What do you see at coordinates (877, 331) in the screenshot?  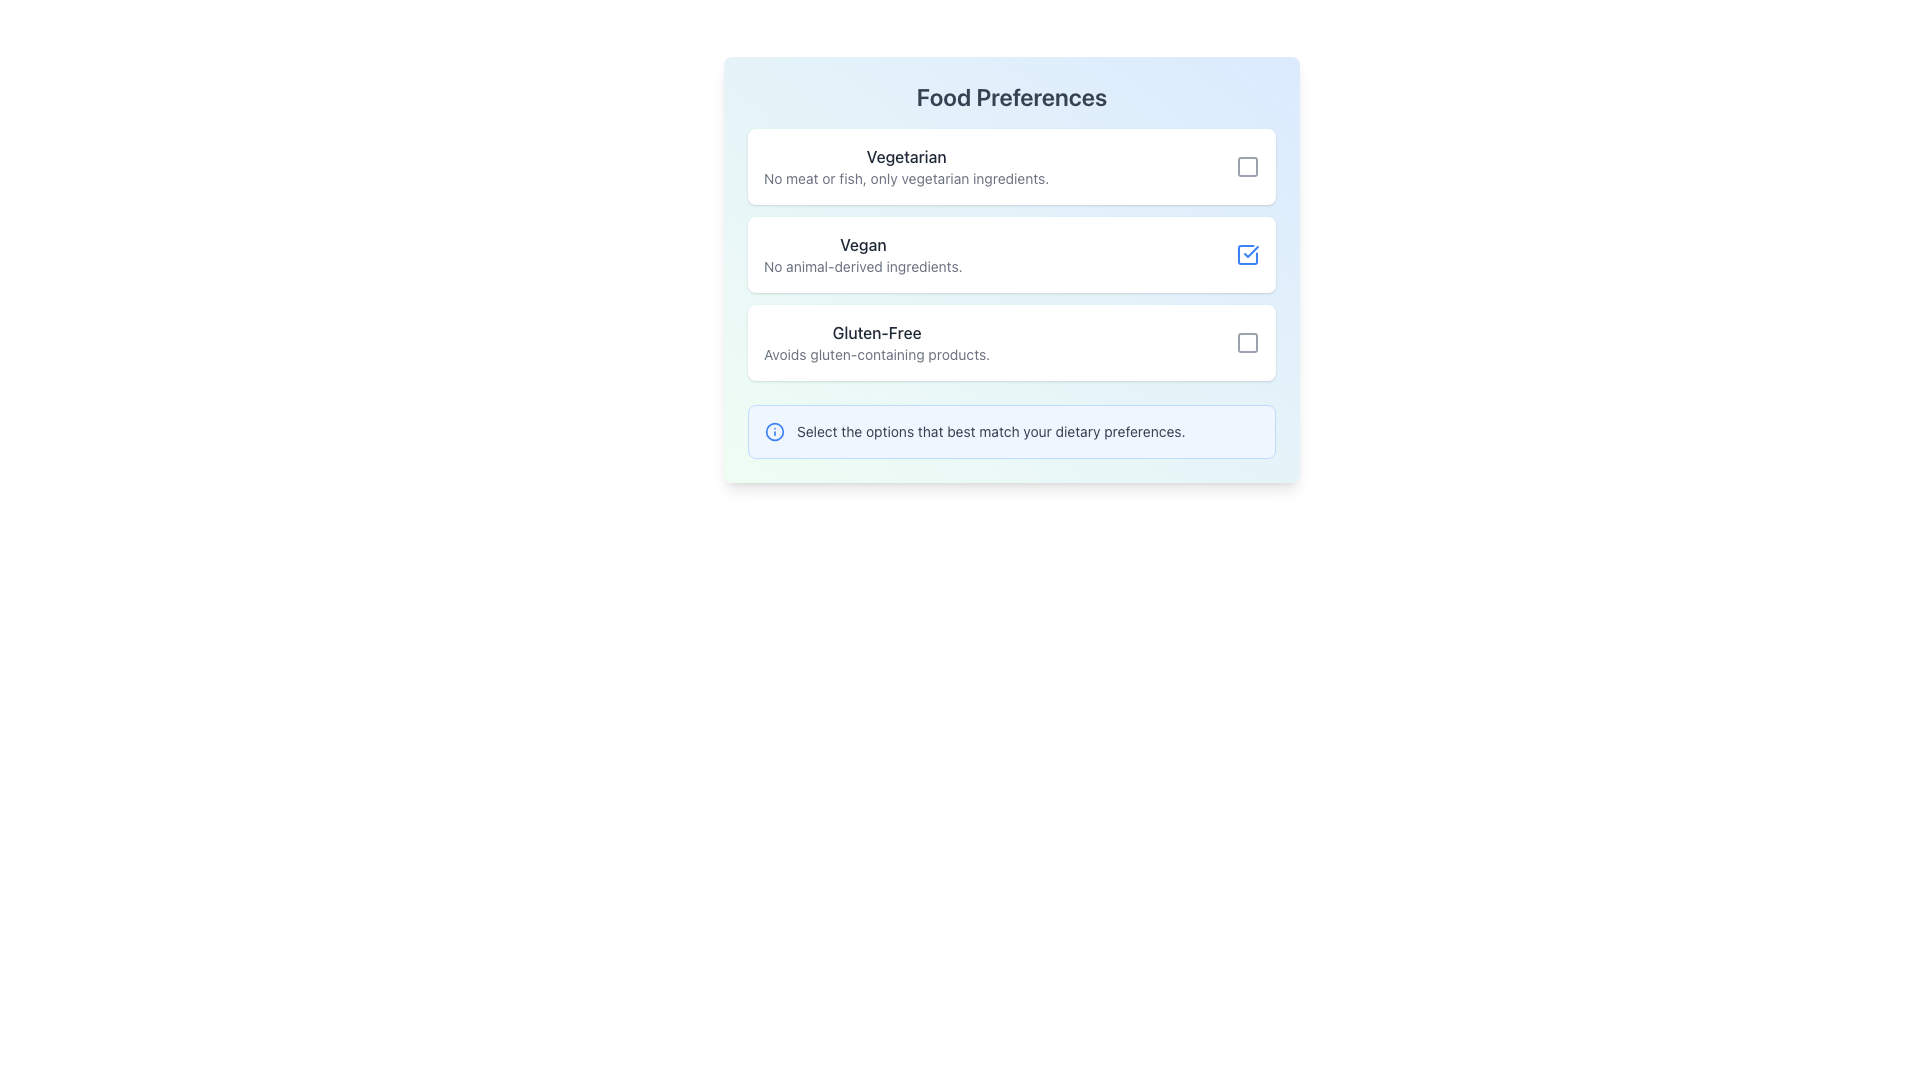 I see `the 'Gluten-Free' dietary preference title text label, which is the third option in a vertical list, positioned above the description 'Avoids gluten-containing products.'` at bounding box center [877, 331].